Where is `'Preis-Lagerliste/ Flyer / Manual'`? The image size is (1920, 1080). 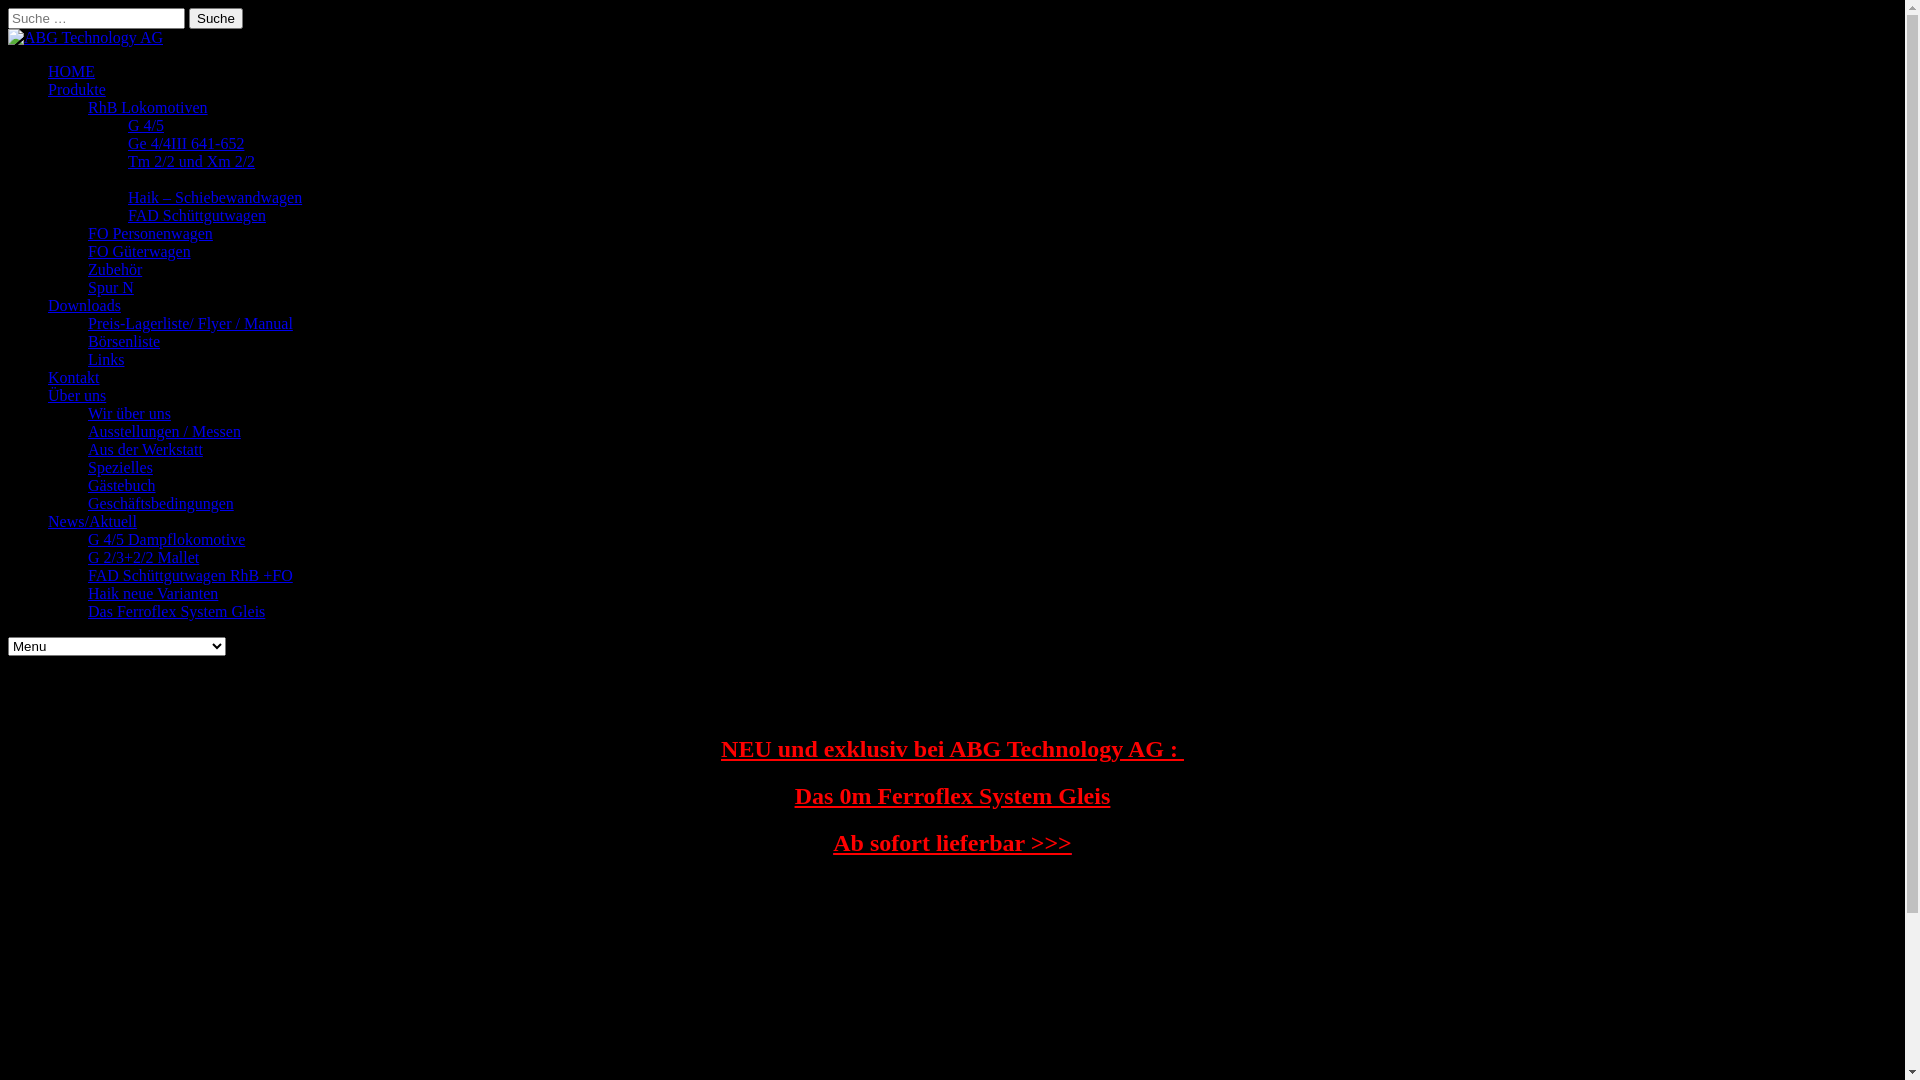 'Preis-Lagerliste/ Flyer / Manual' is located at coordinates (190, 322).